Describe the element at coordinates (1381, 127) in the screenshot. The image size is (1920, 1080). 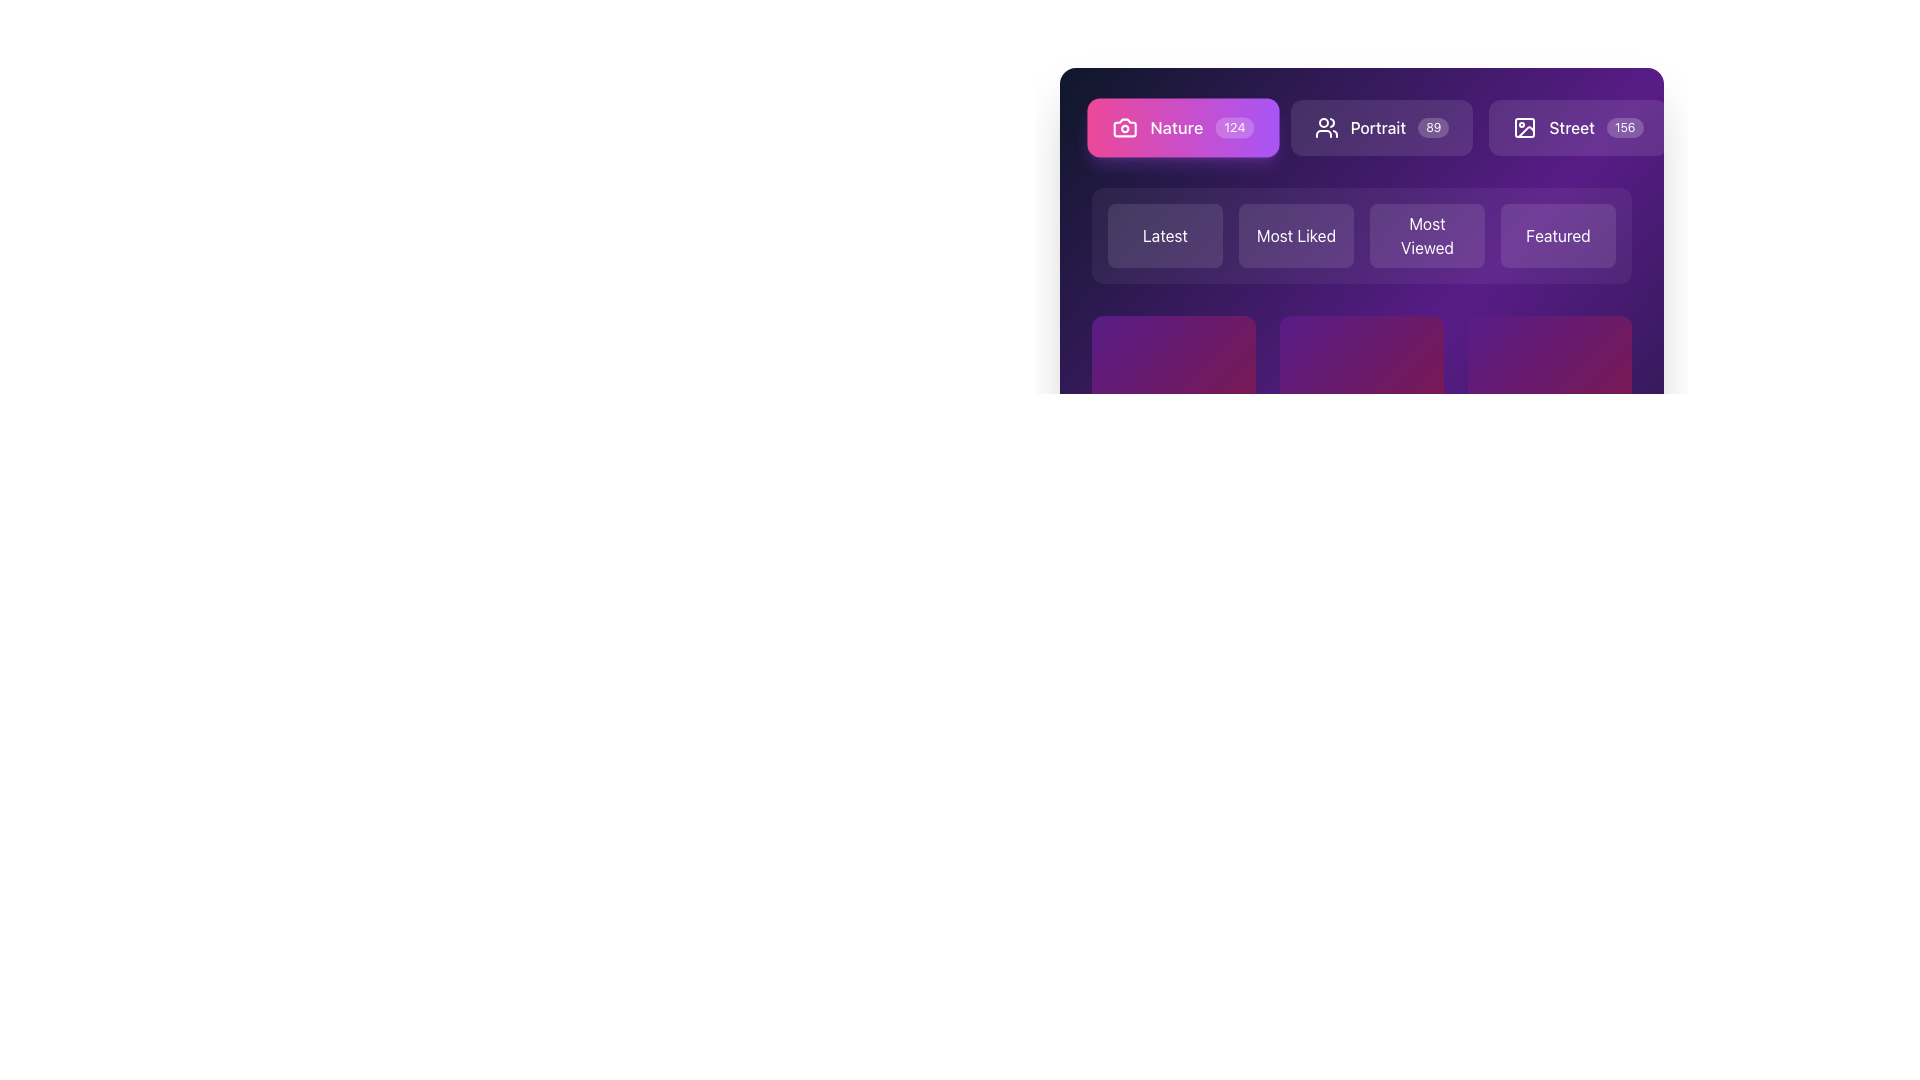
I see `the 'Portrait' button located in the top section of the interface, which features a white icon resembling a user profile, the label 'Portrait', and a badge styled number '89'` at that location.